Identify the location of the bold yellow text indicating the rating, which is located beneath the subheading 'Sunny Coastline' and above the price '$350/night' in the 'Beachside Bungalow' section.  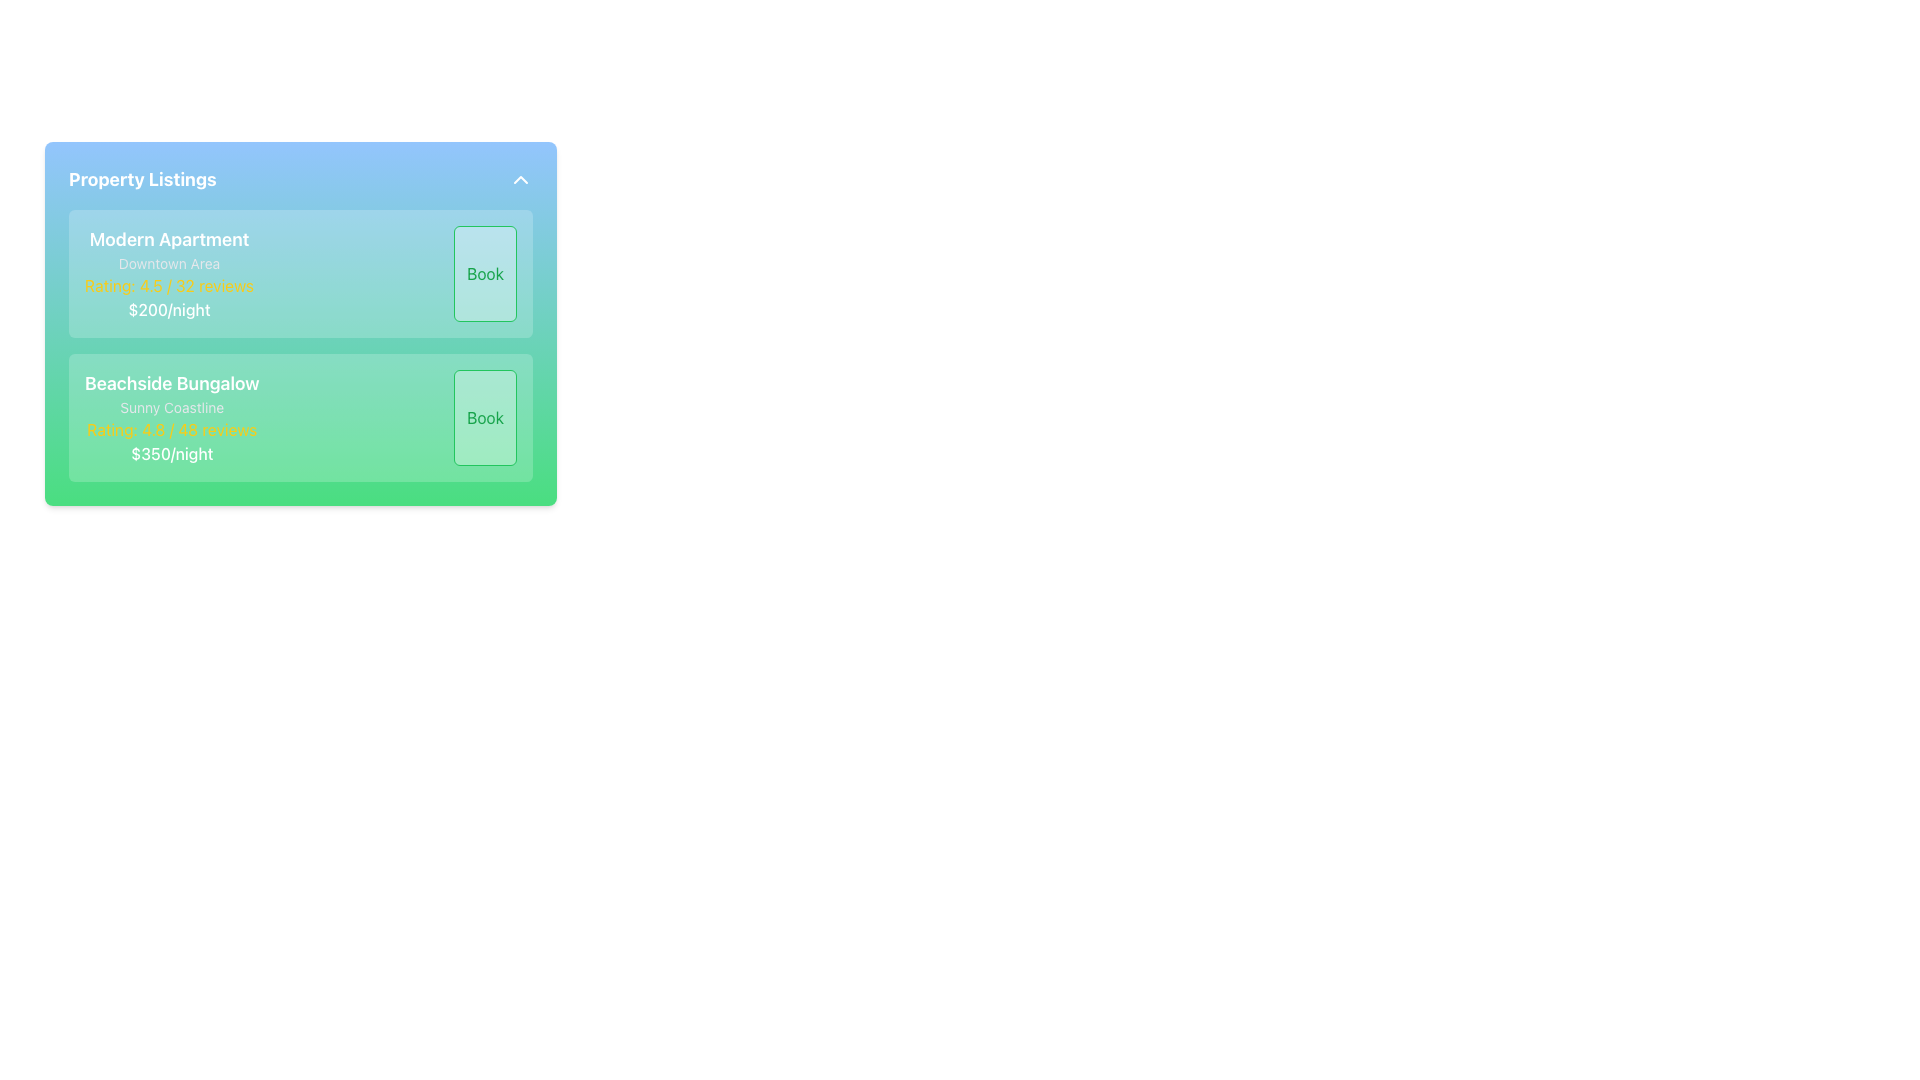
(172, 428).